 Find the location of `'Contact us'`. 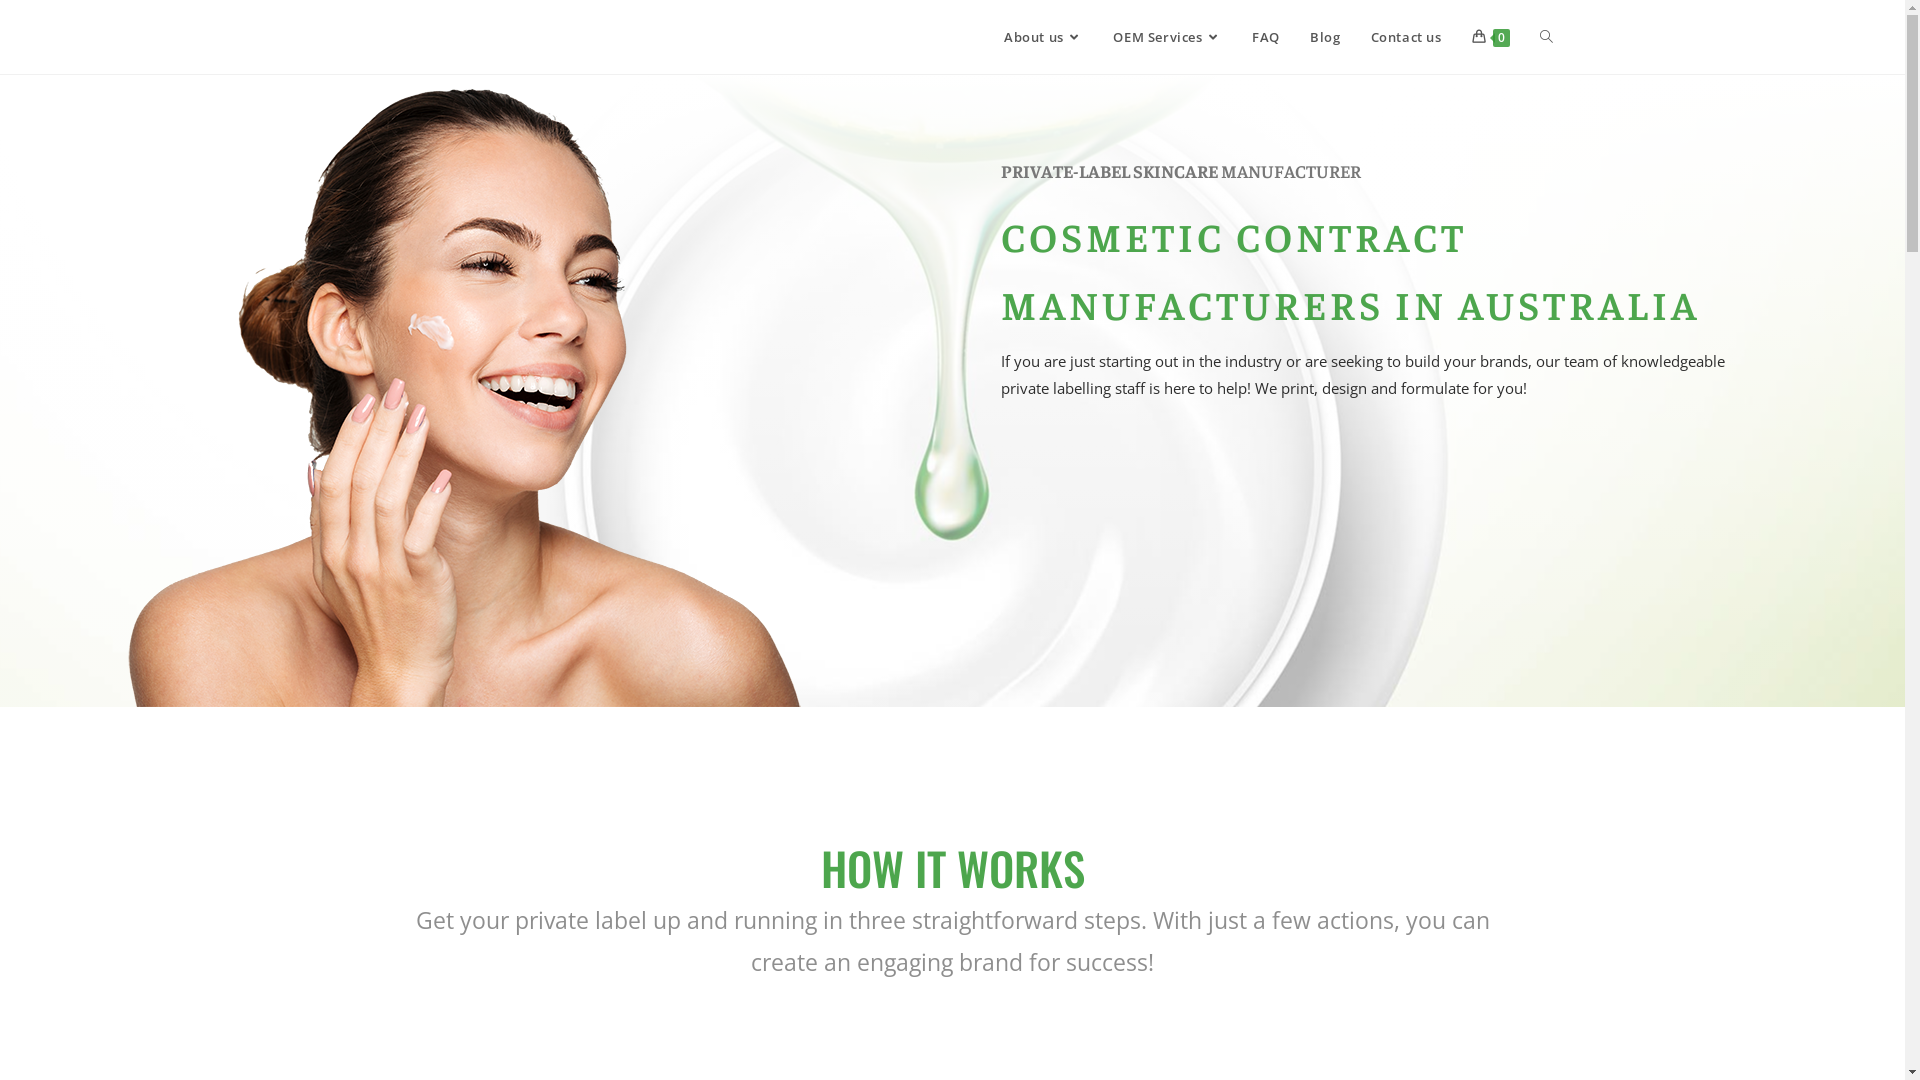

'Contact us' is located at coordinates (1405, 37).